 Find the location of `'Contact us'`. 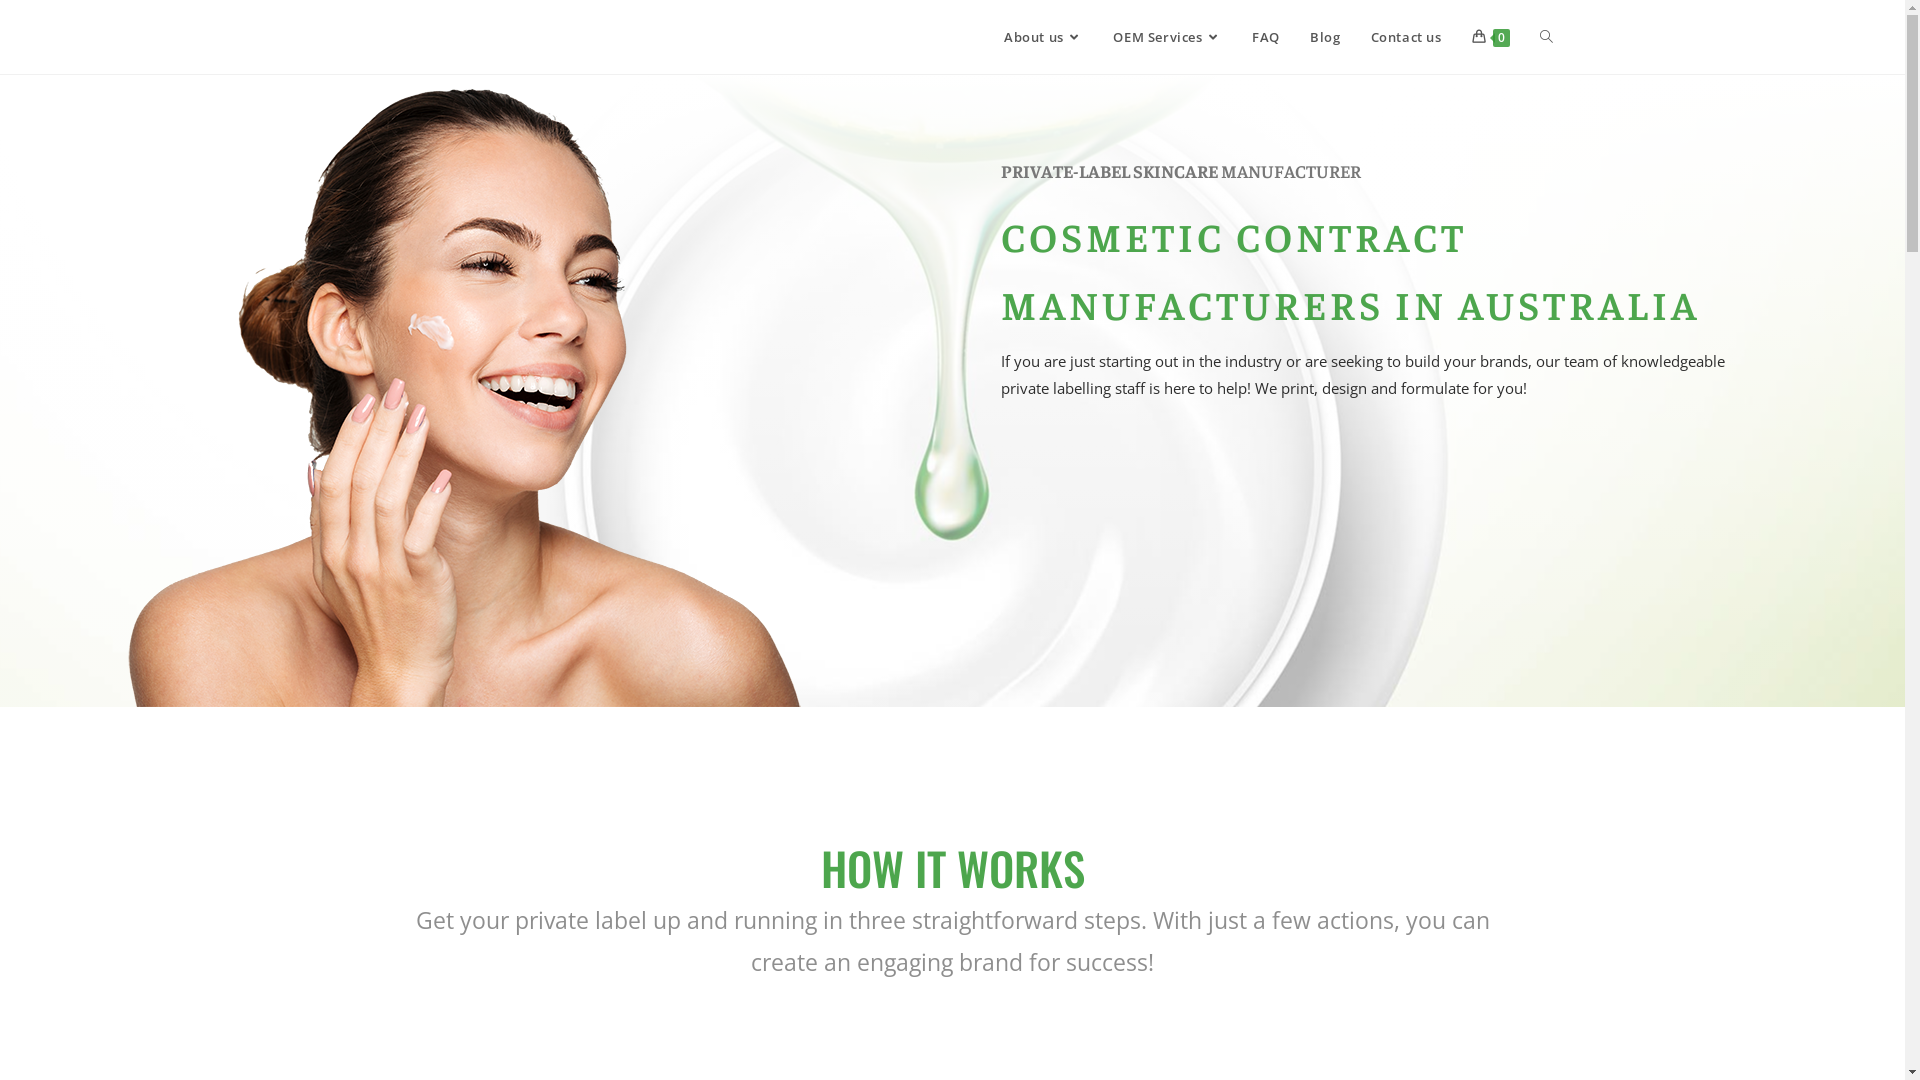

'Contact us' is located at coordinates (1405, 37).